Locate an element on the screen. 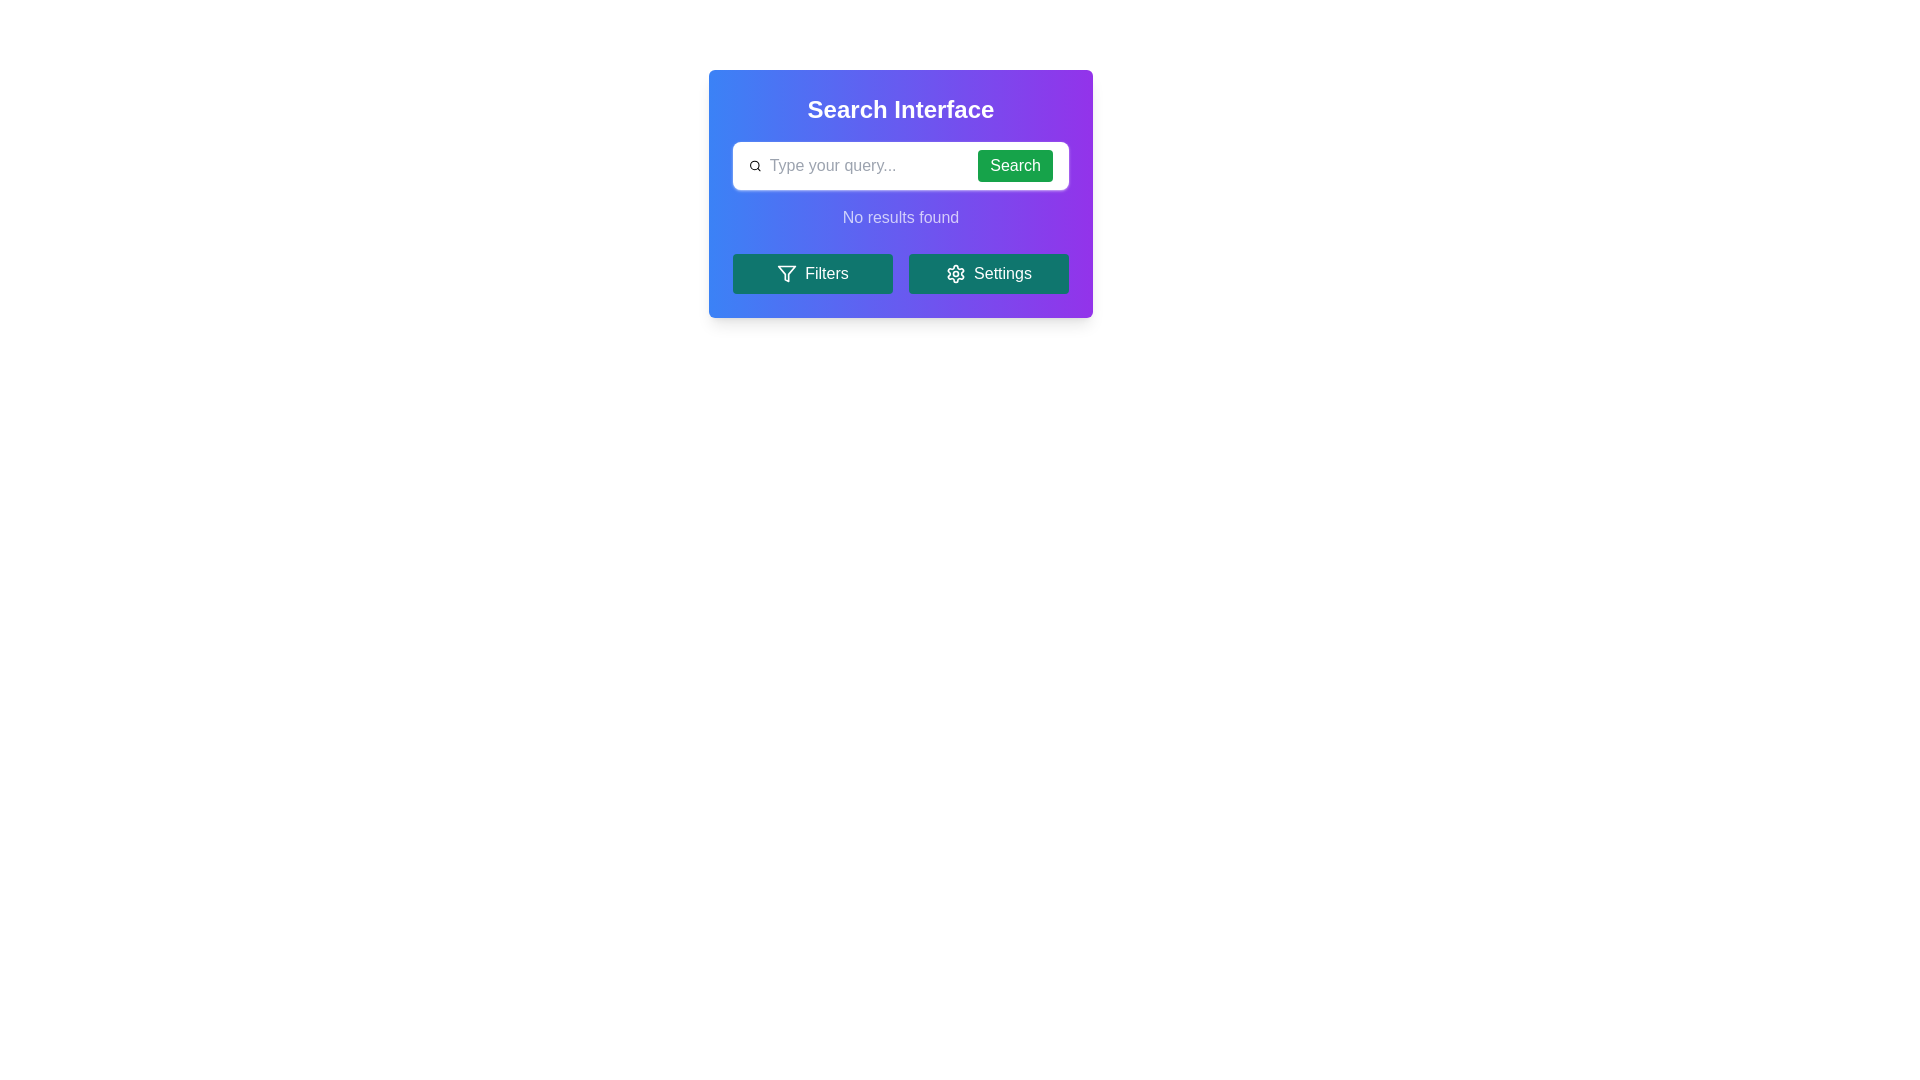 The height and width of the screenshot is (1080, 1920). 'Settings' icon located within the 'Settings' button at the bottom-right section of the central overlay panel is located at coordinates (955, 273).